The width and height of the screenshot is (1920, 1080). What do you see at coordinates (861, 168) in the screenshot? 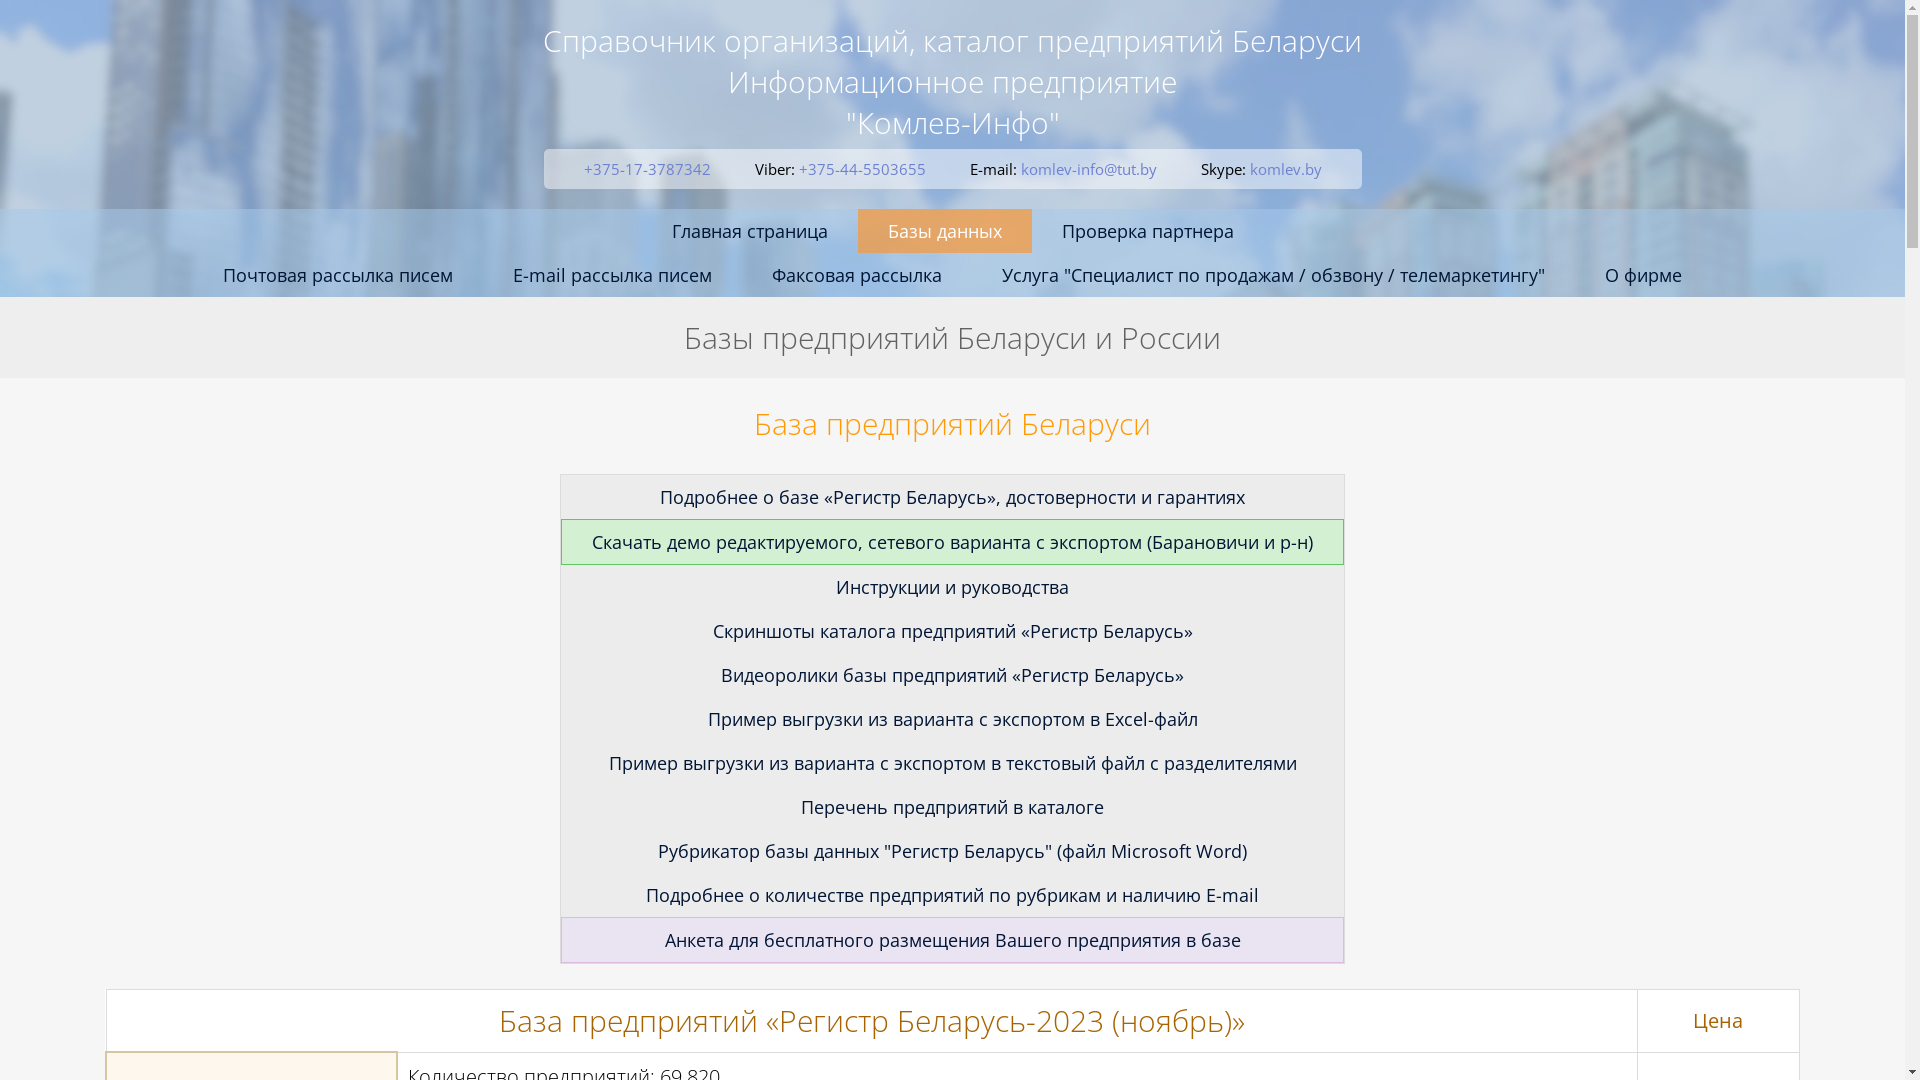
I see `'+375-44-5503655'` at bounding box center [861, 168].